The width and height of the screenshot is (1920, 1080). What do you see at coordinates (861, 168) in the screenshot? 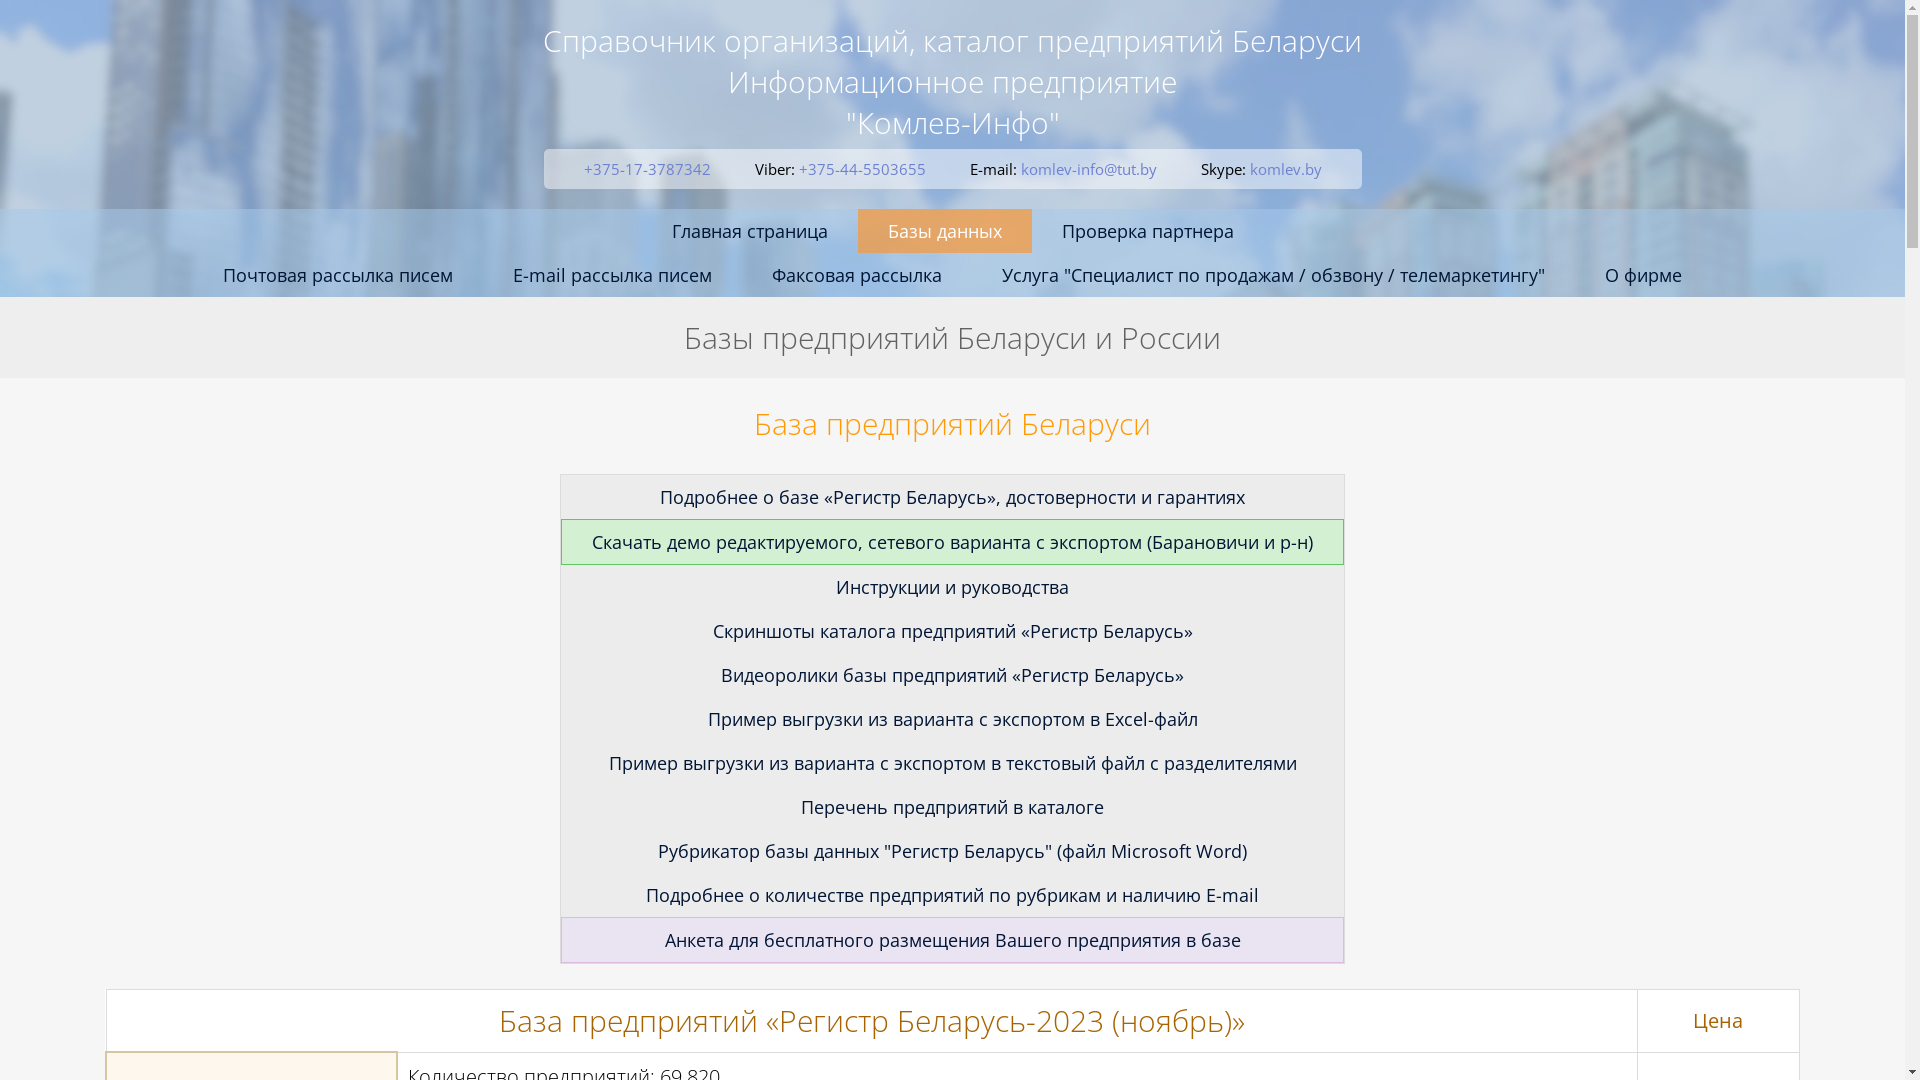
I see `'+375-44-5503655'` at bounding box center [861, 168].